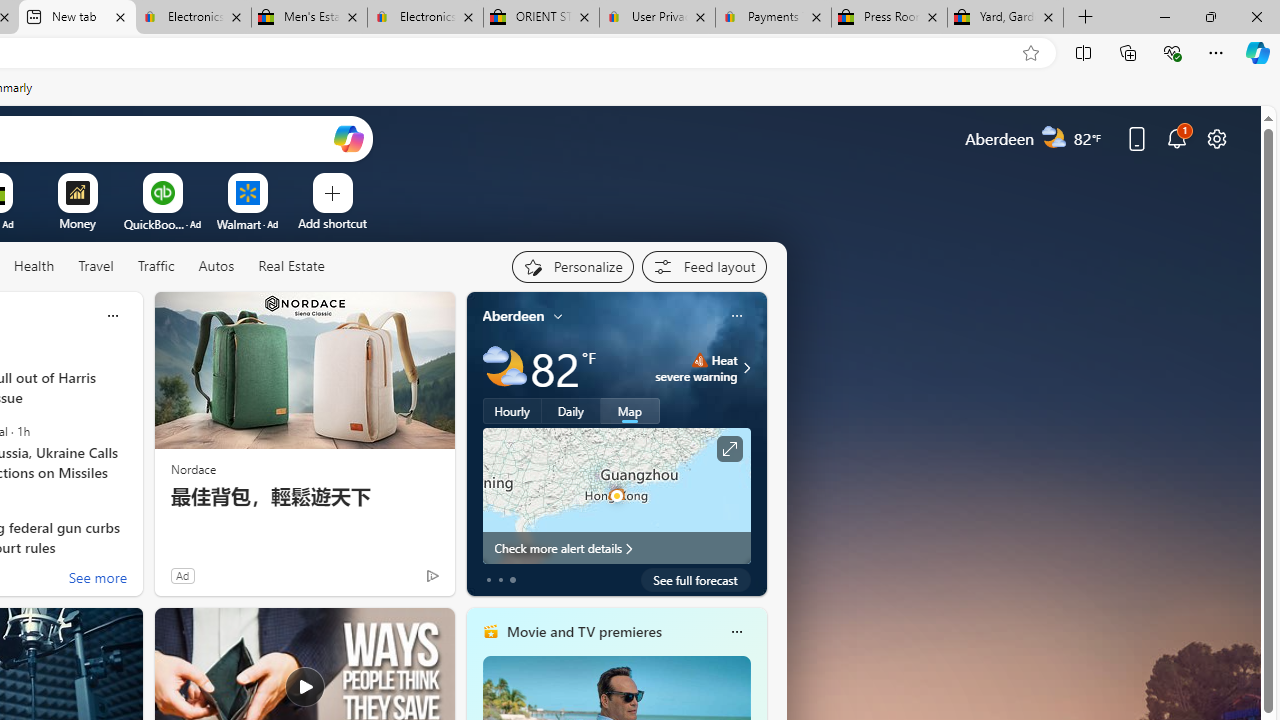 This screenshot has width=1280, height=720. Describe the element at coordinates (704, 266) in the screenshot. I see `'Feed settings'` at that location.